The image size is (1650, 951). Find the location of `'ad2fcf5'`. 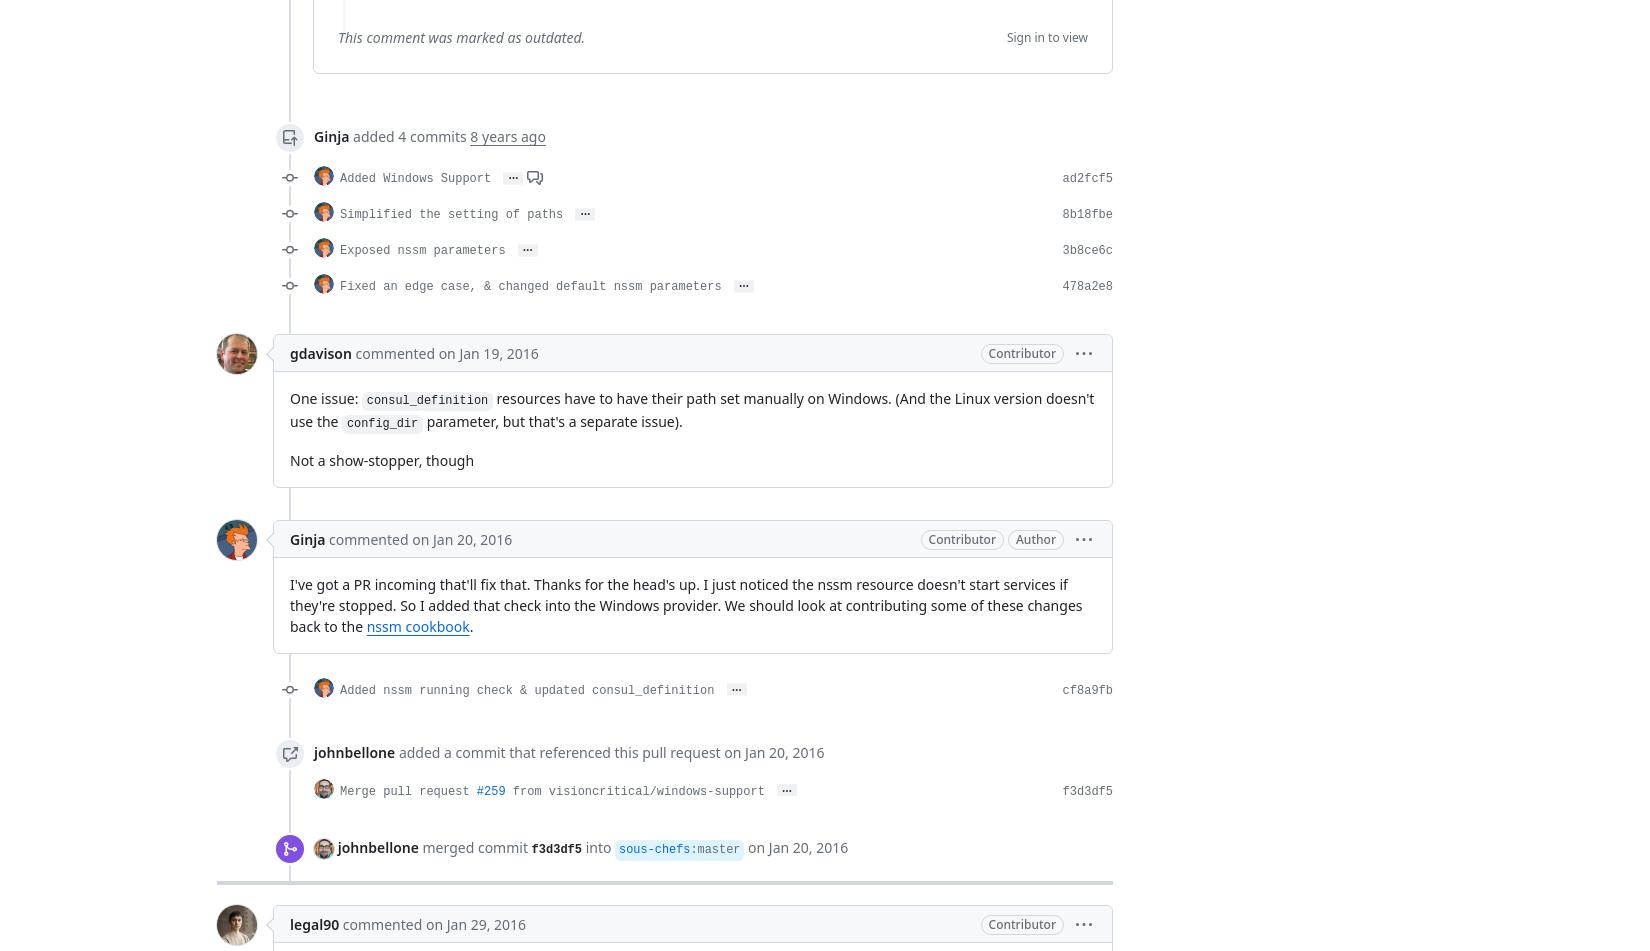

'ad2fcf5' is located at coordinates (1087, 178).